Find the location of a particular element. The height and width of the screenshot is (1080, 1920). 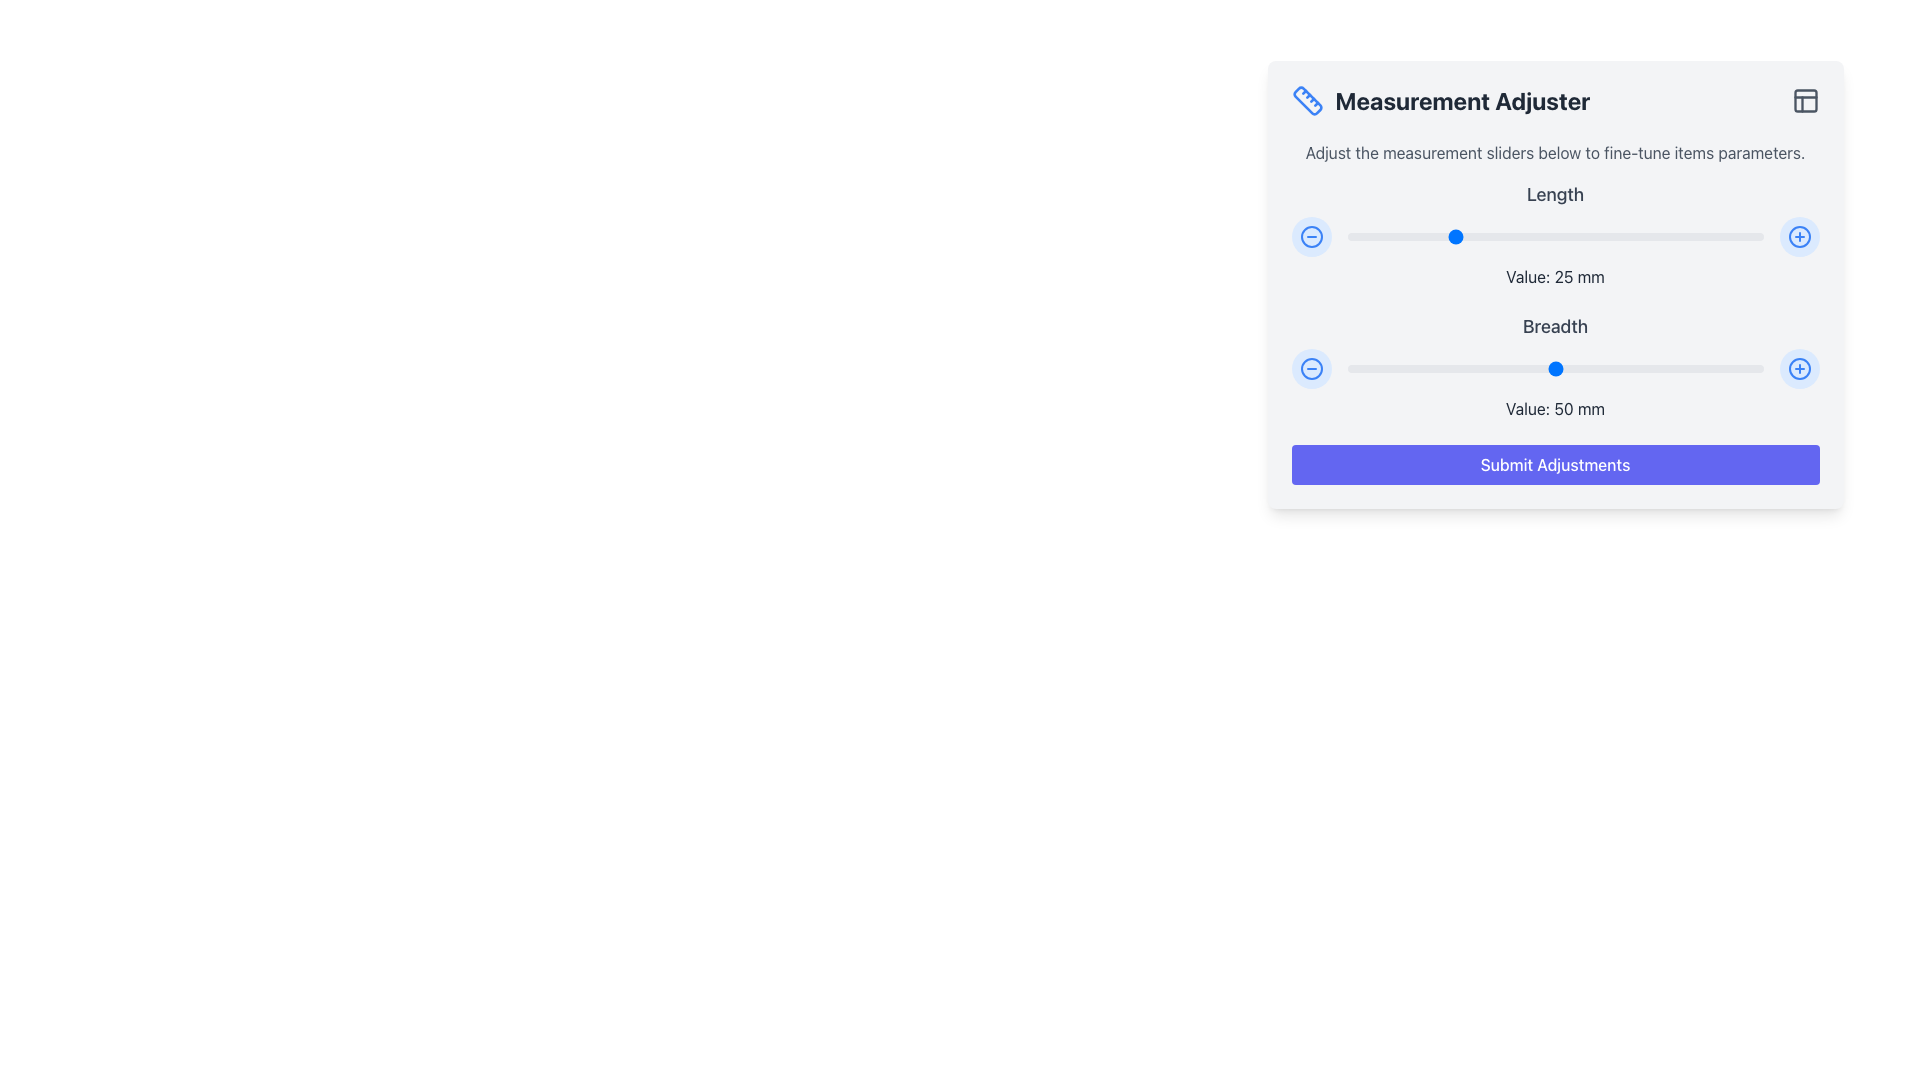

the Header section of the measurement adjustment interface, which serves as the title bar for the adjustment sliders is located at coordinates (1554, 100).